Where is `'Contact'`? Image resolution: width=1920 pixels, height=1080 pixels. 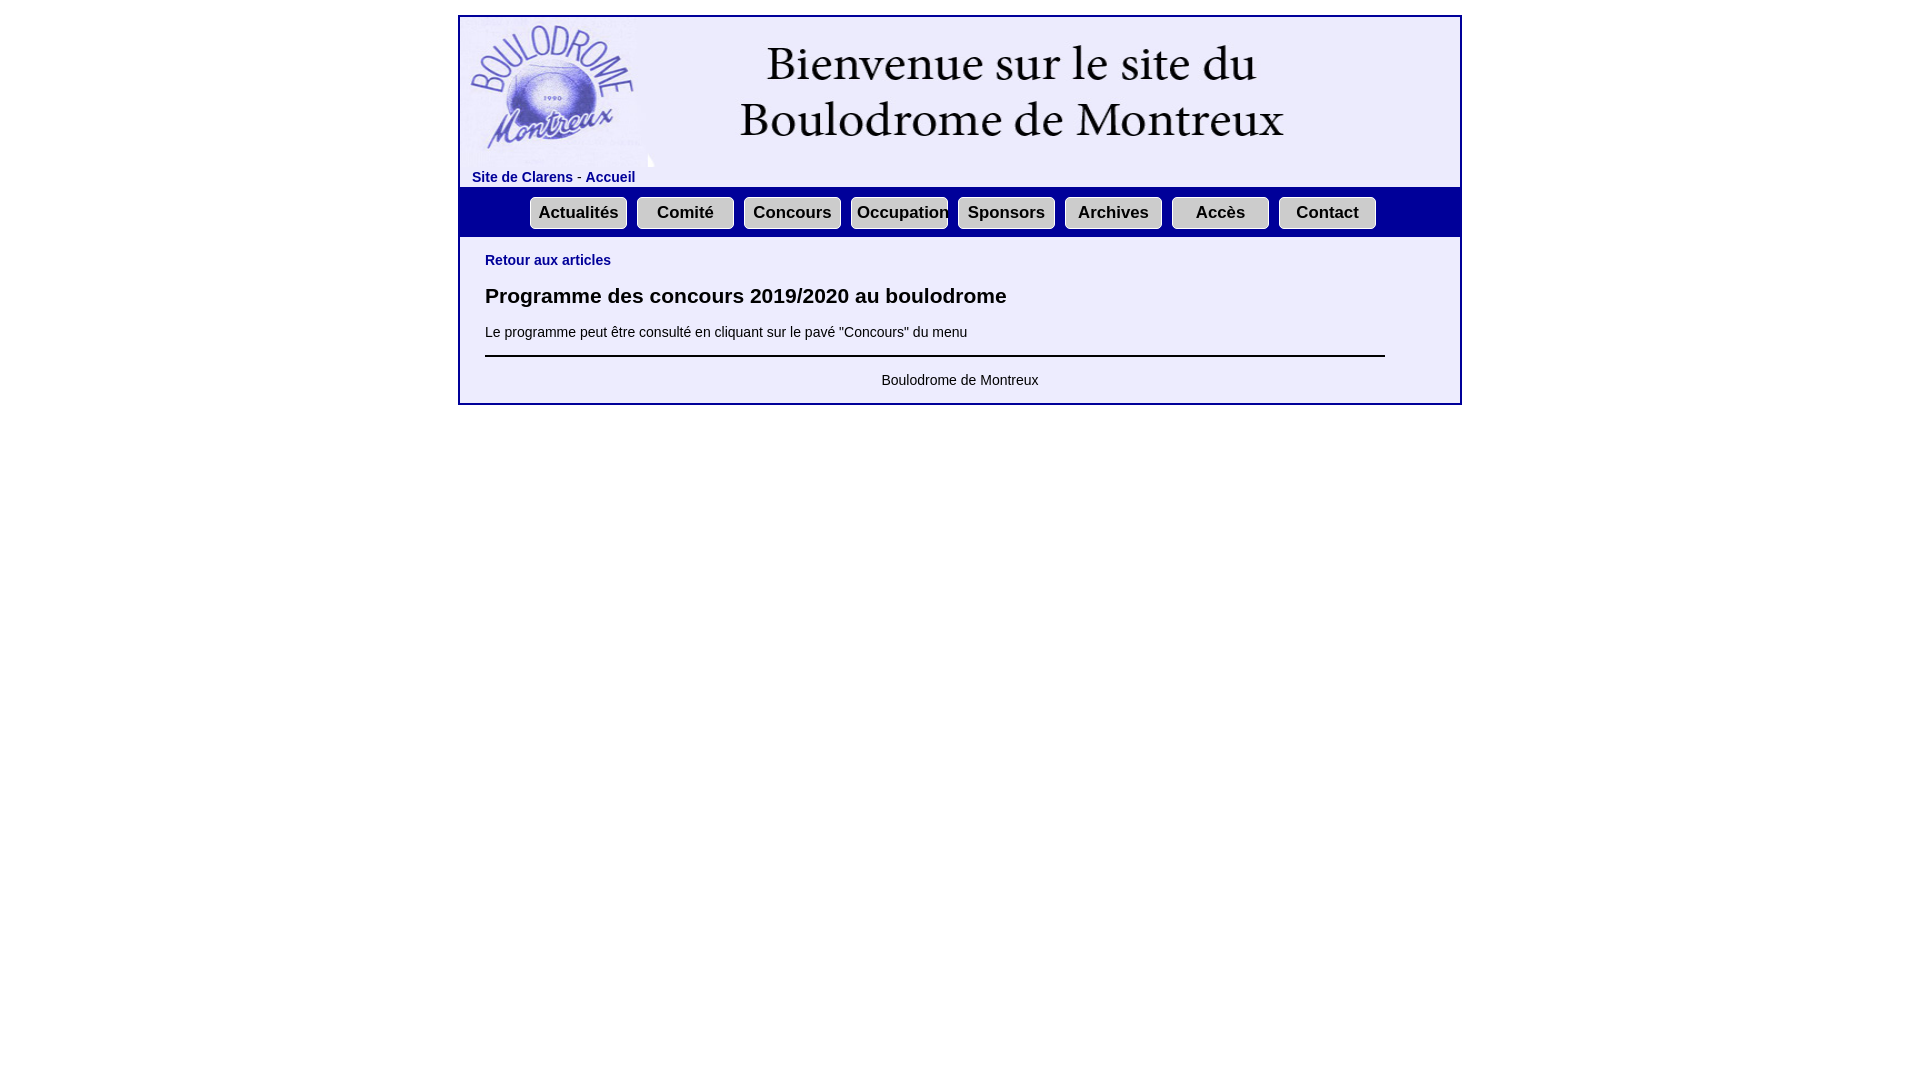 'Contact' is located at coordinates (1296, 212).